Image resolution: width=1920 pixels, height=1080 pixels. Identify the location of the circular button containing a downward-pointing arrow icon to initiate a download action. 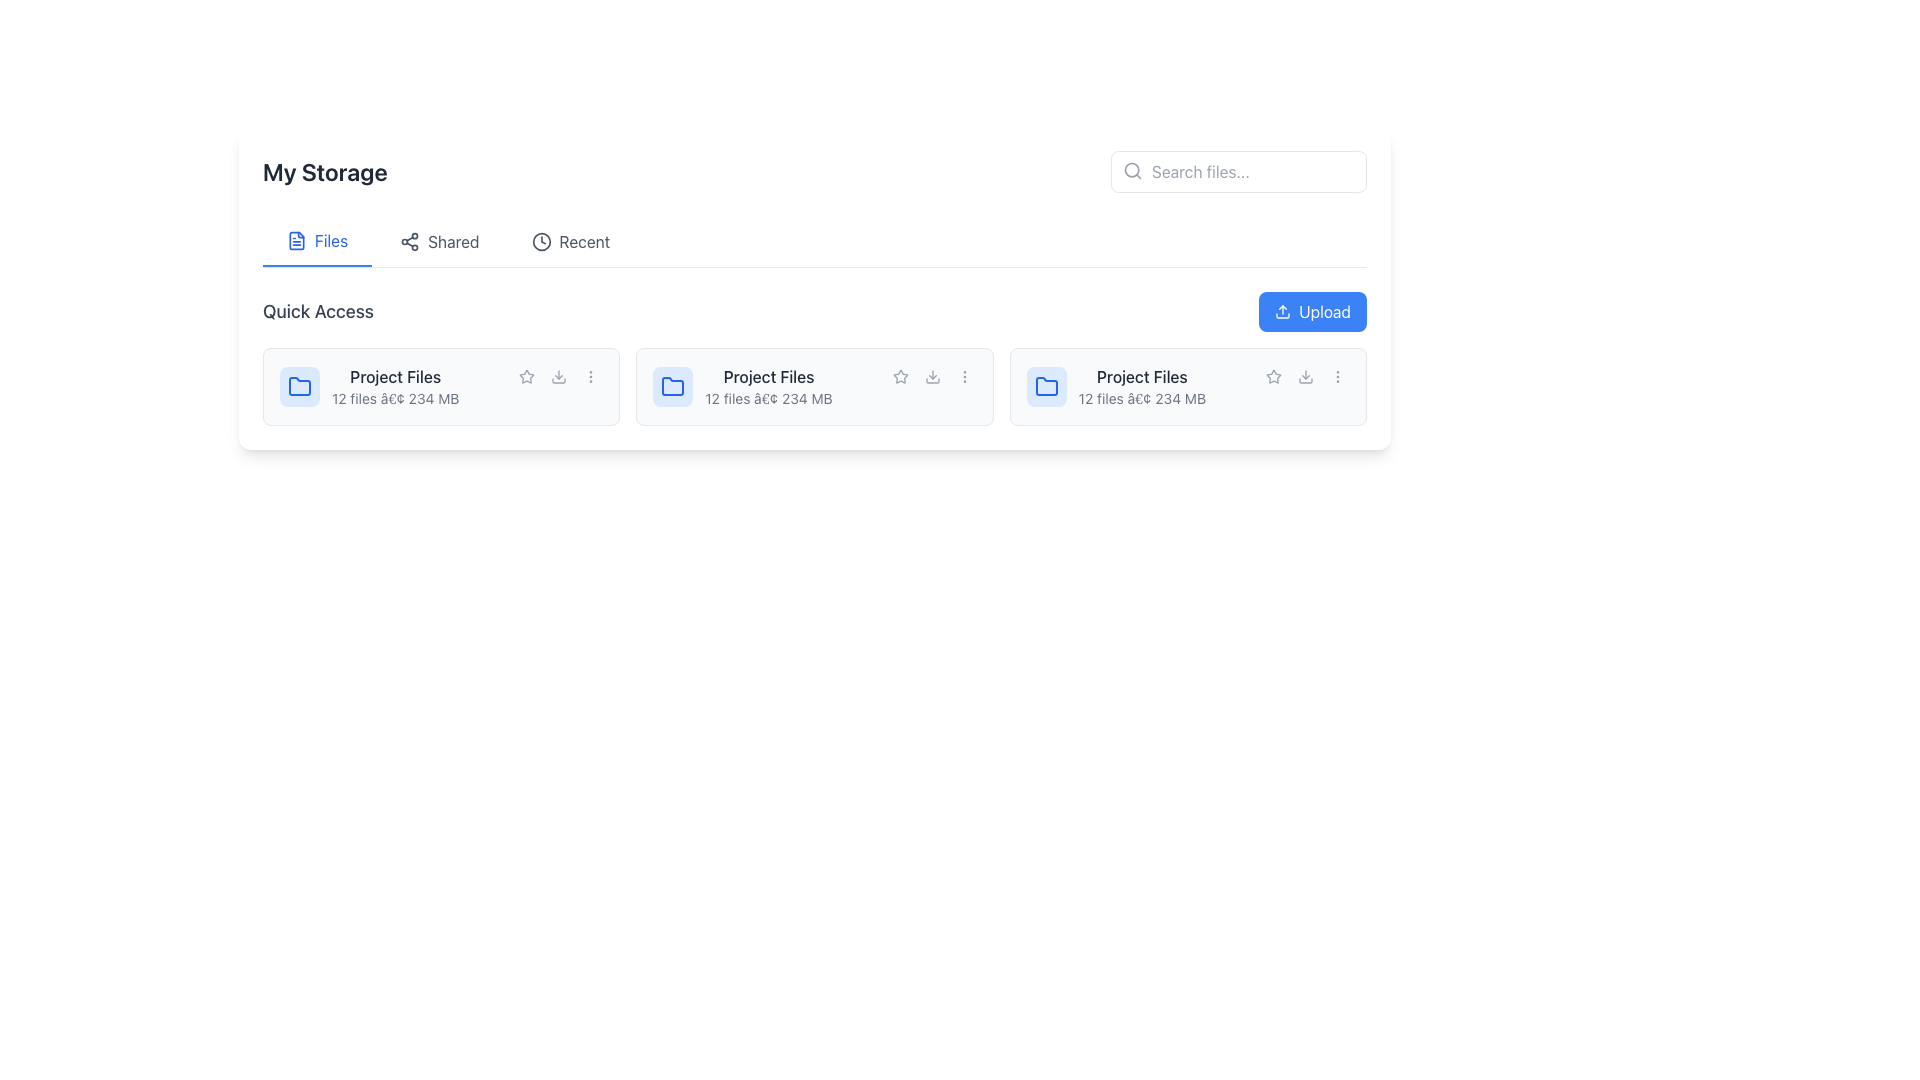
(558, 377).